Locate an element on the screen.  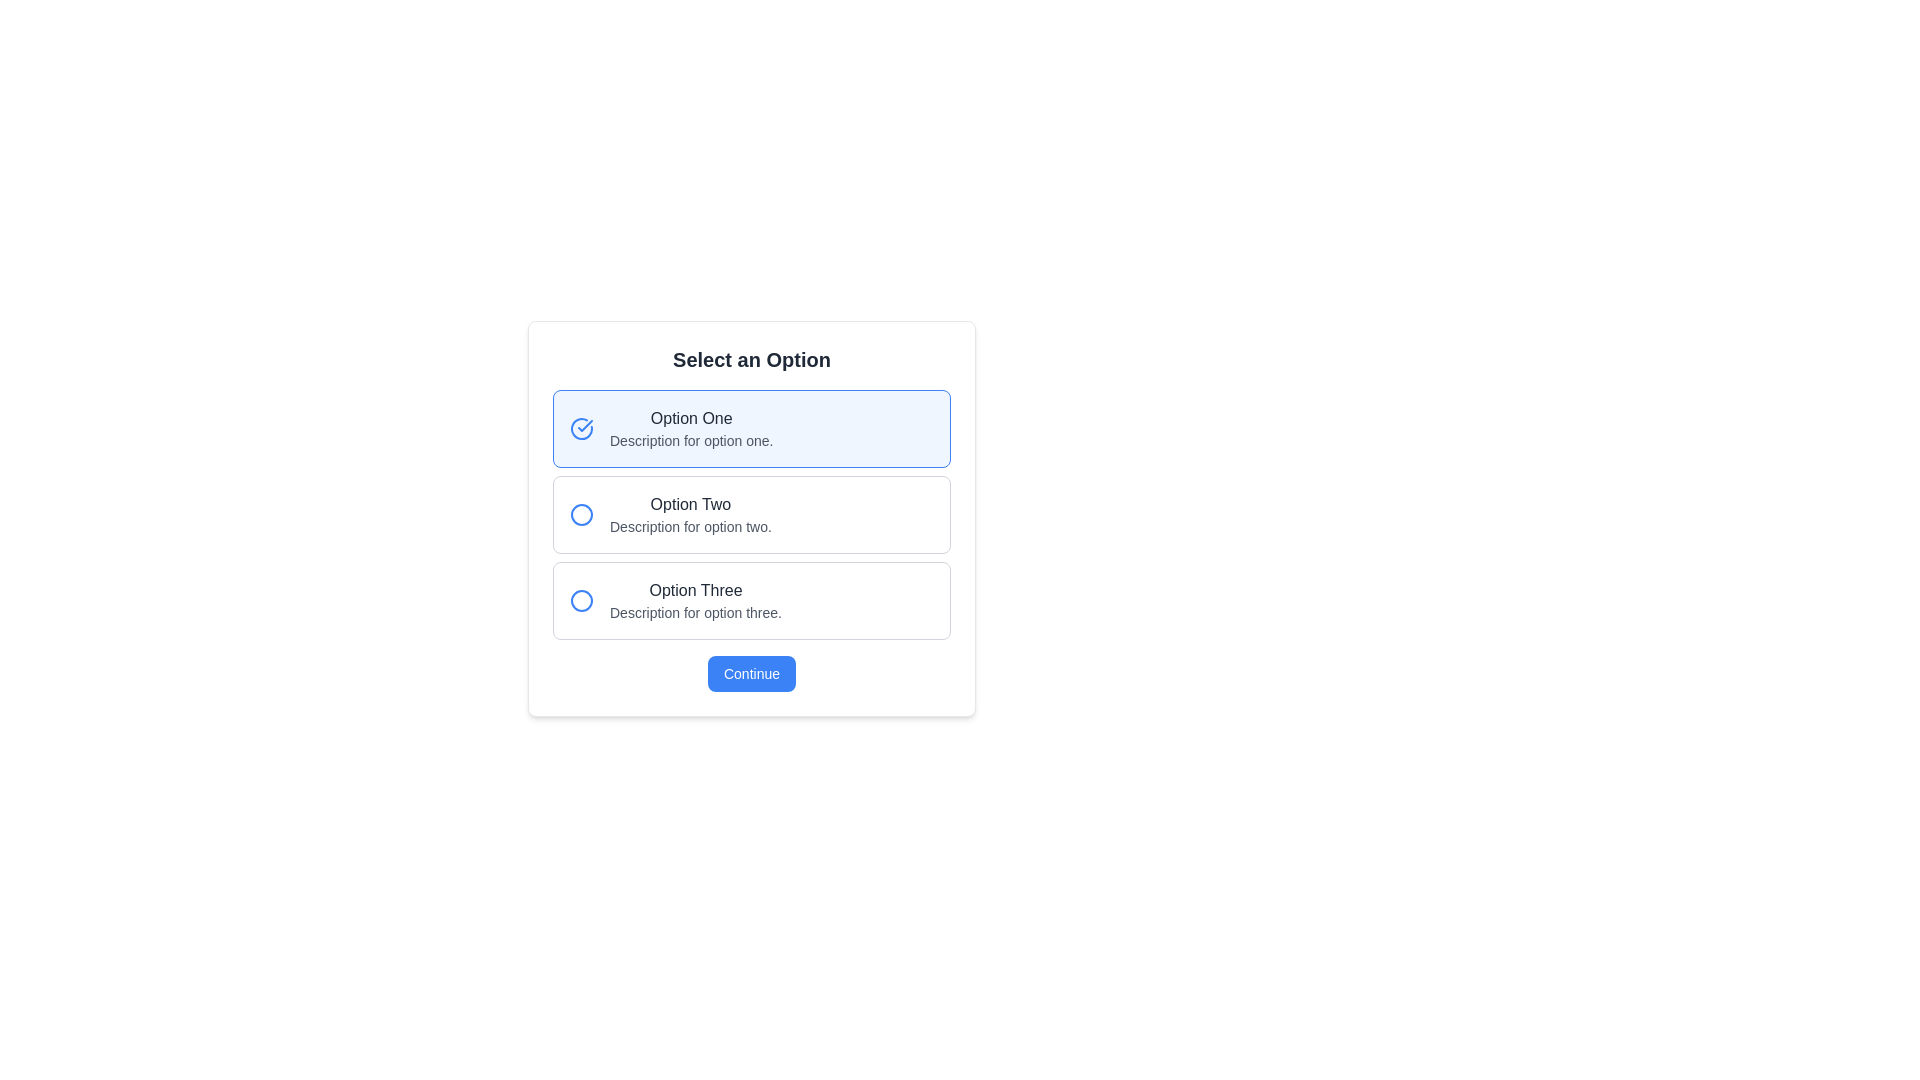
the Circle graphical element that signifies the unselected state of the associated option in the second position of the vertically arranged list is located at coordinates (580, 514).